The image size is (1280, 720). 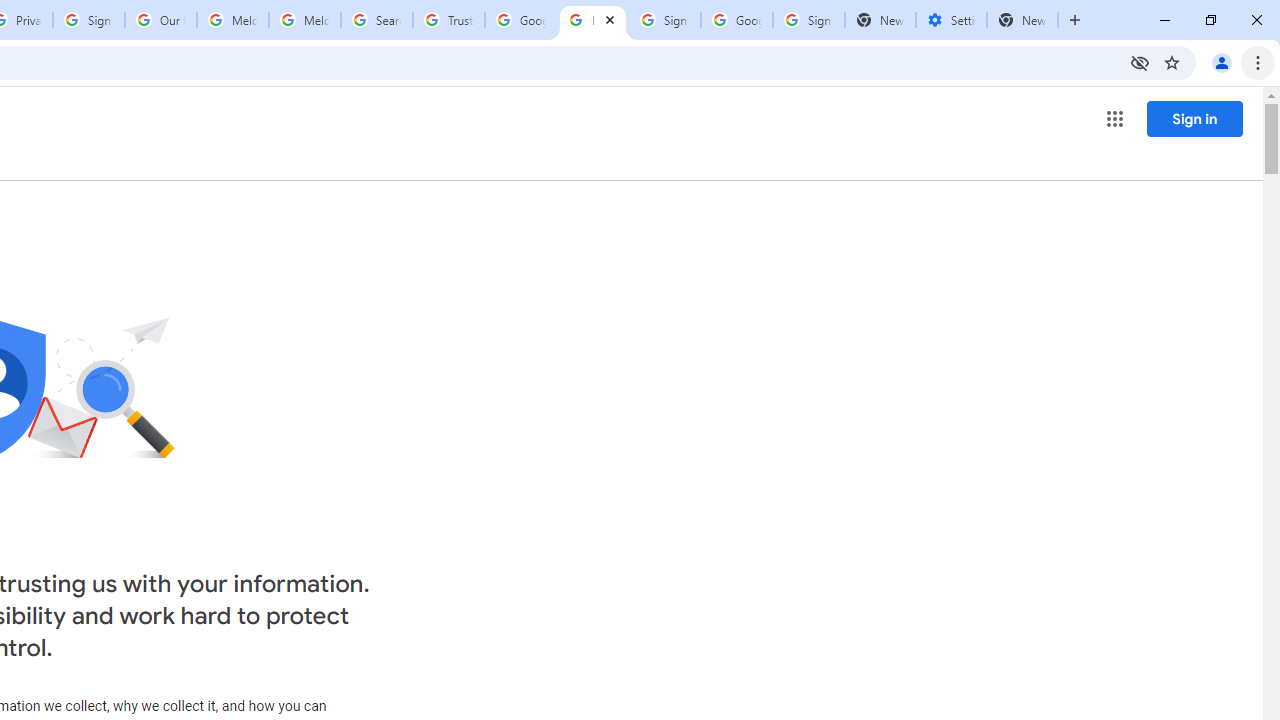 I want to click on 'Sign in - Google Accounts', so click(x=808, y=20).